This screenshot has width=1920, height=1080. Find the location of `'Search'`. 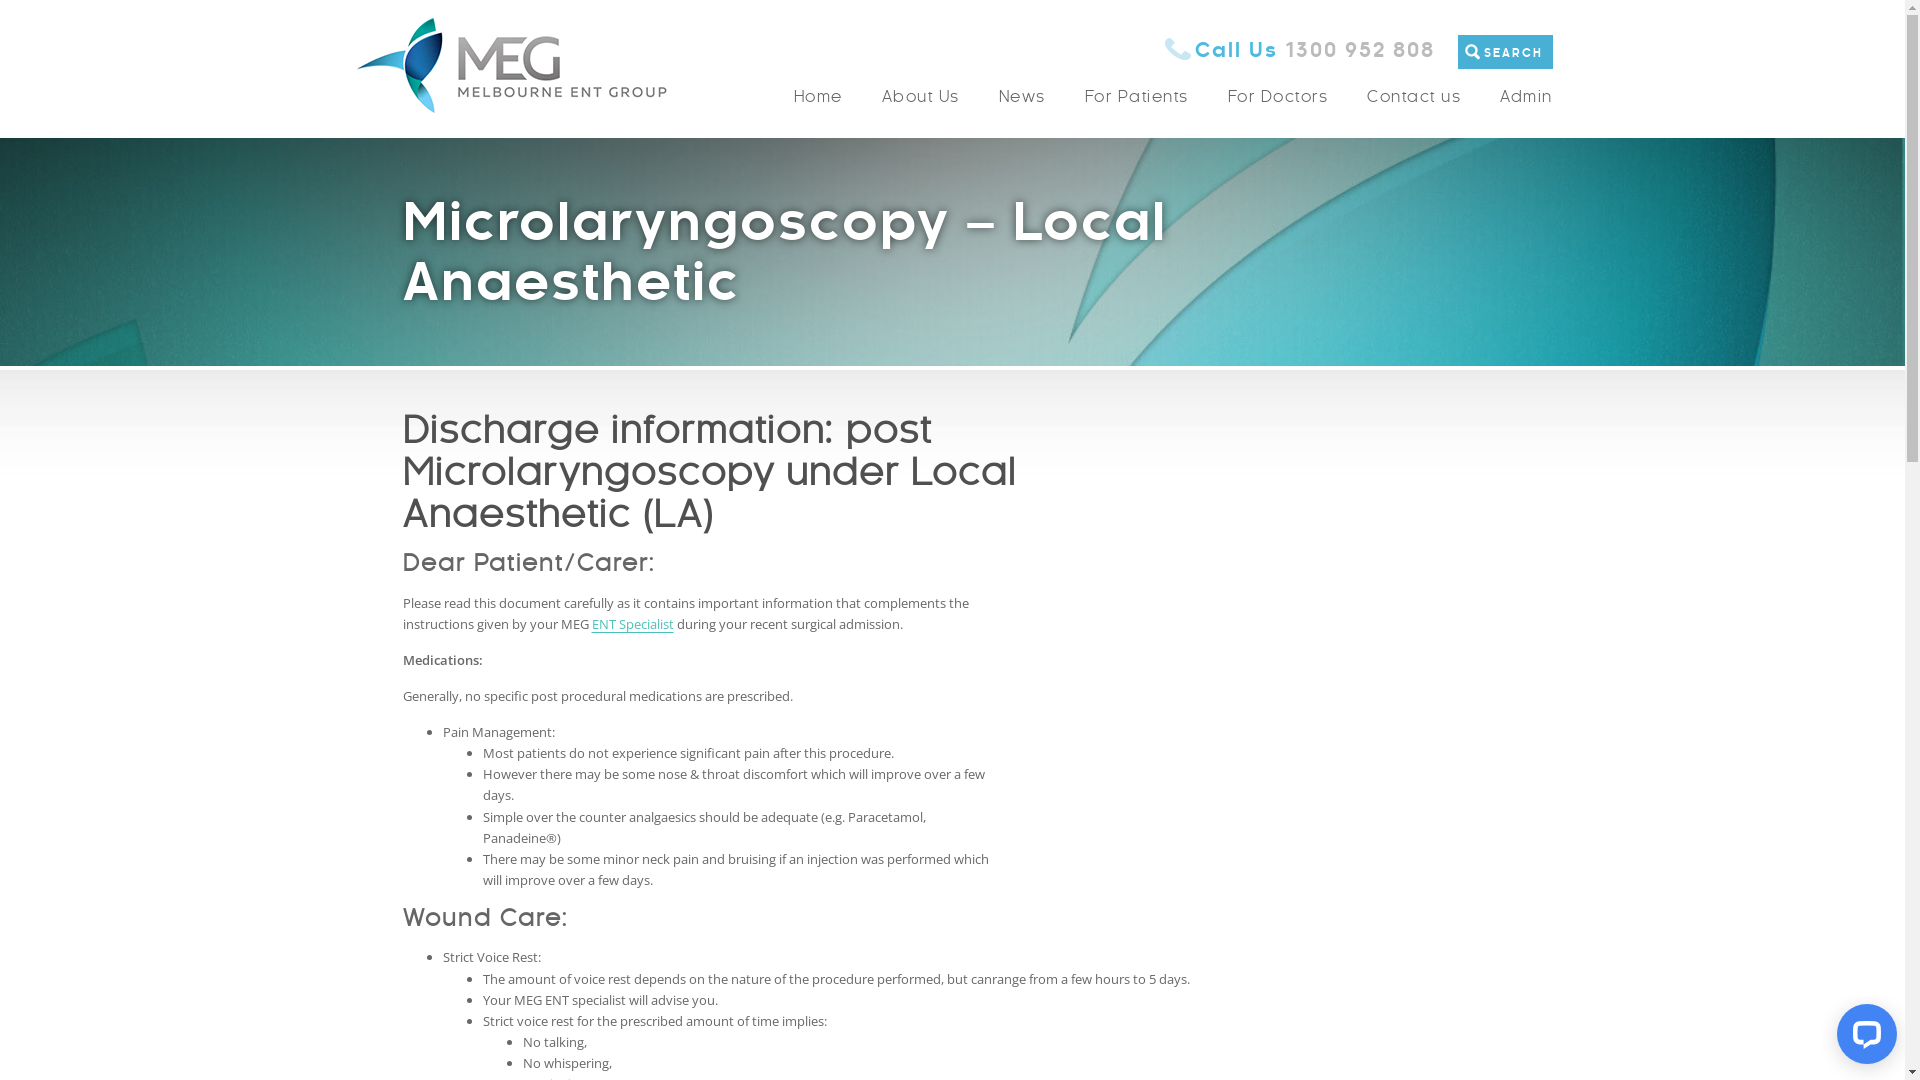

'Search' is located at coordinates (1550, 68).